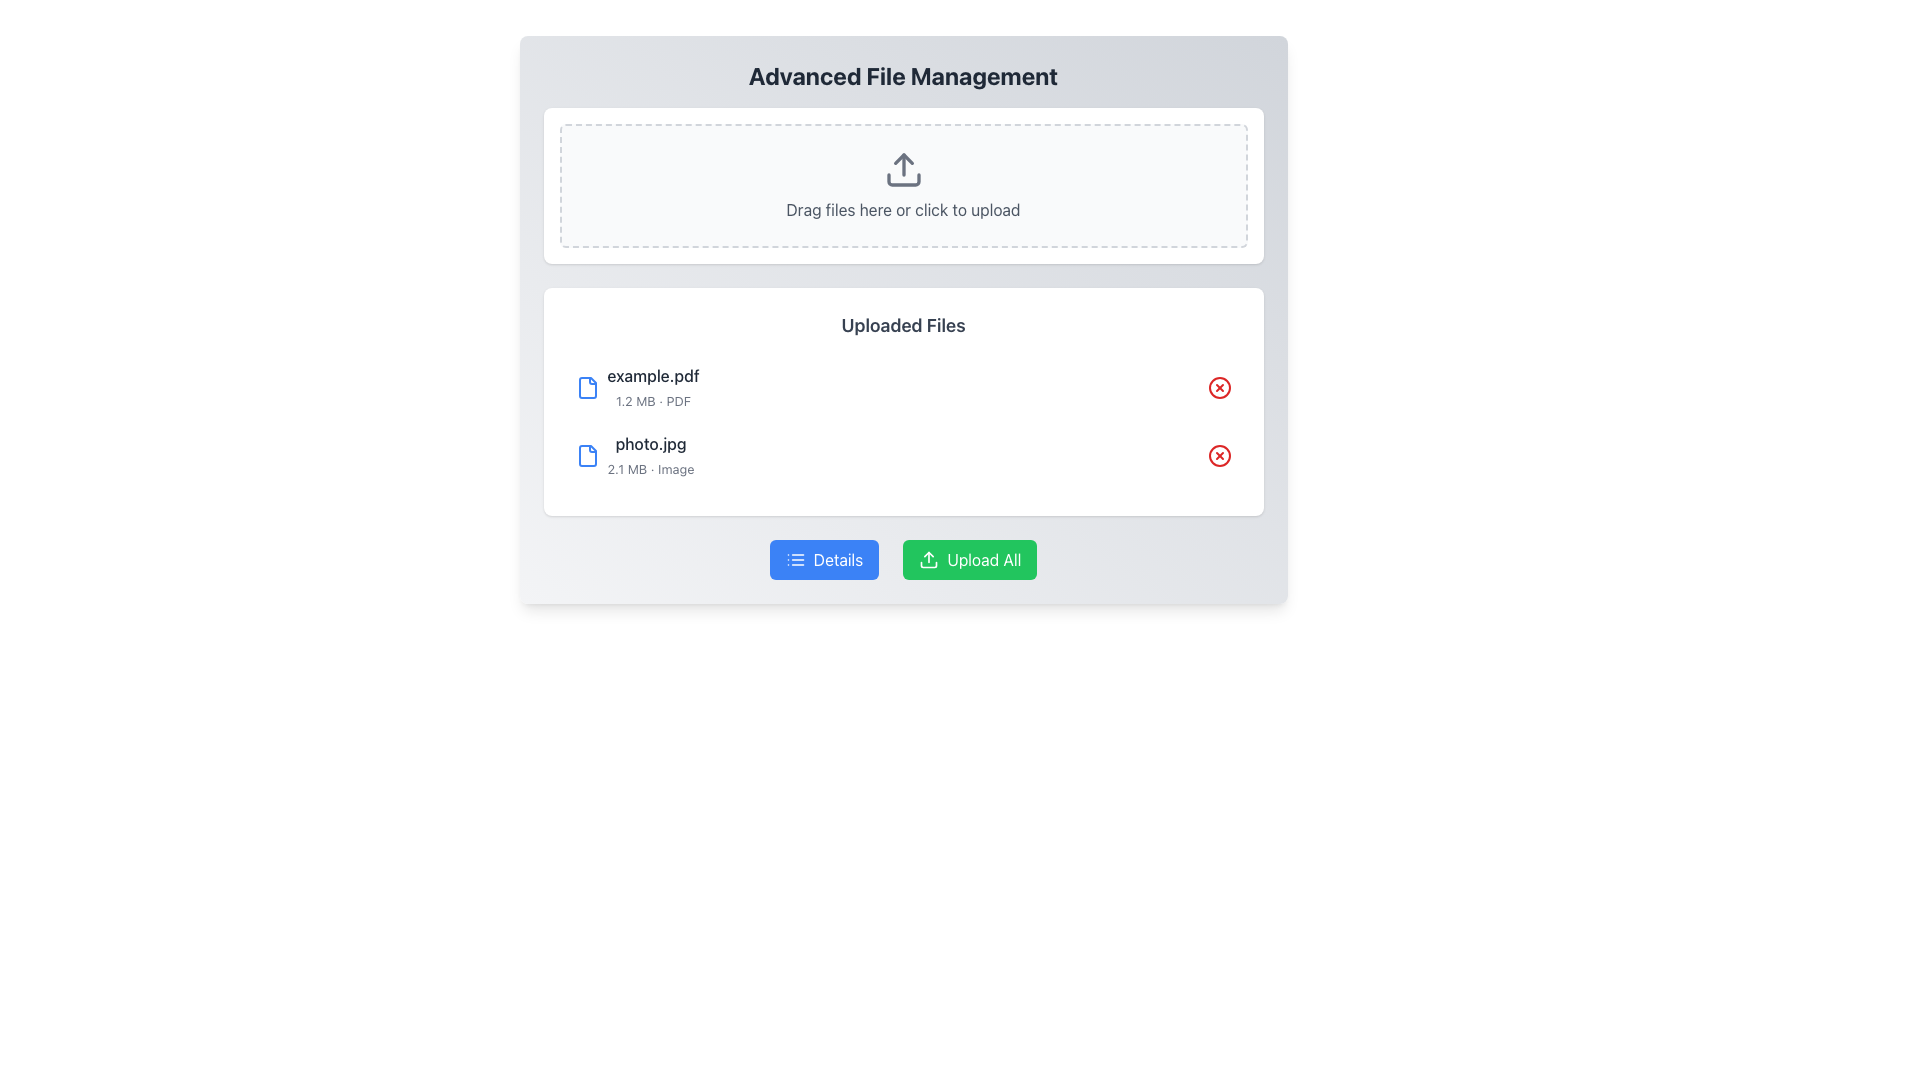  Describe the element at coordinates (633, 455) in the screenshot. I see `to select the file entry labeled 'photo.jpg' in the Uploaded Files section, which is the second entry below 'example.pdf'` at that location.